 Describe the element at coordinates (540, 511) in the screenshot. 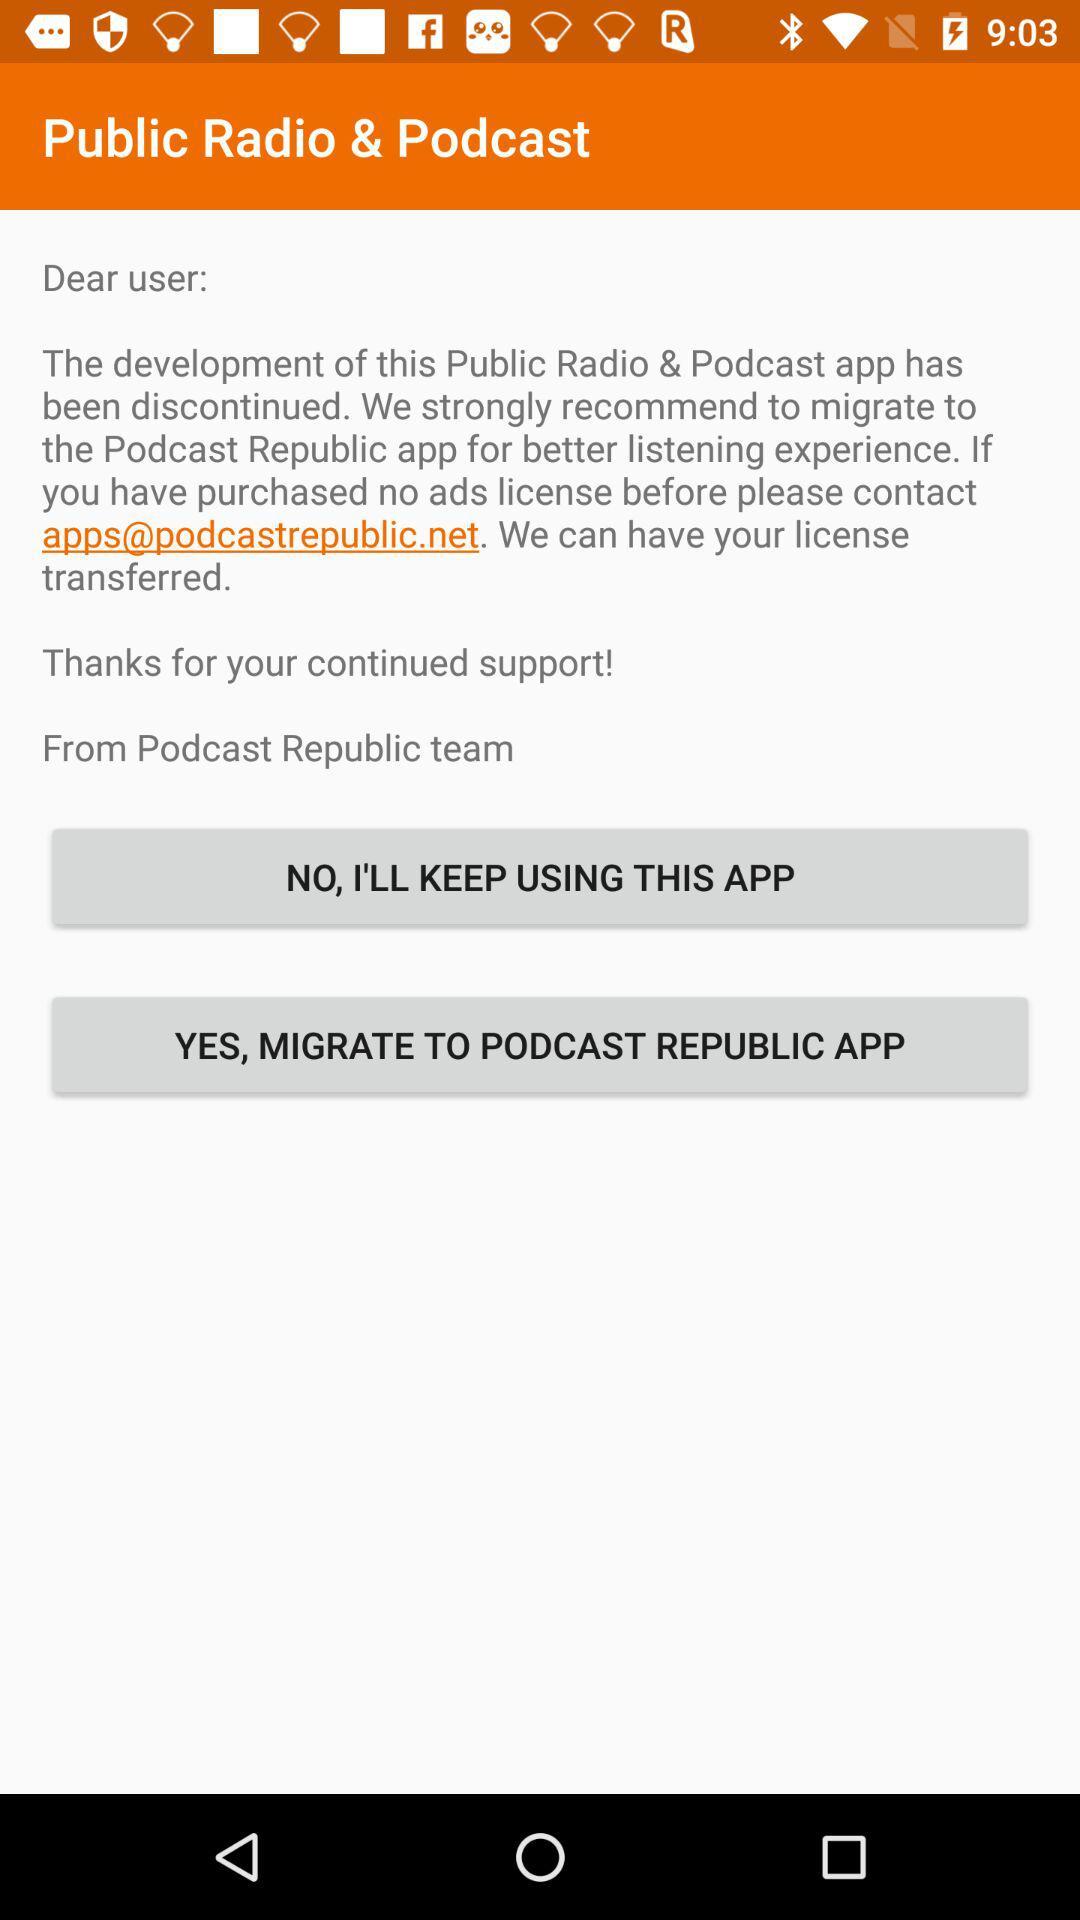

I see `dear user the icon` at that location.